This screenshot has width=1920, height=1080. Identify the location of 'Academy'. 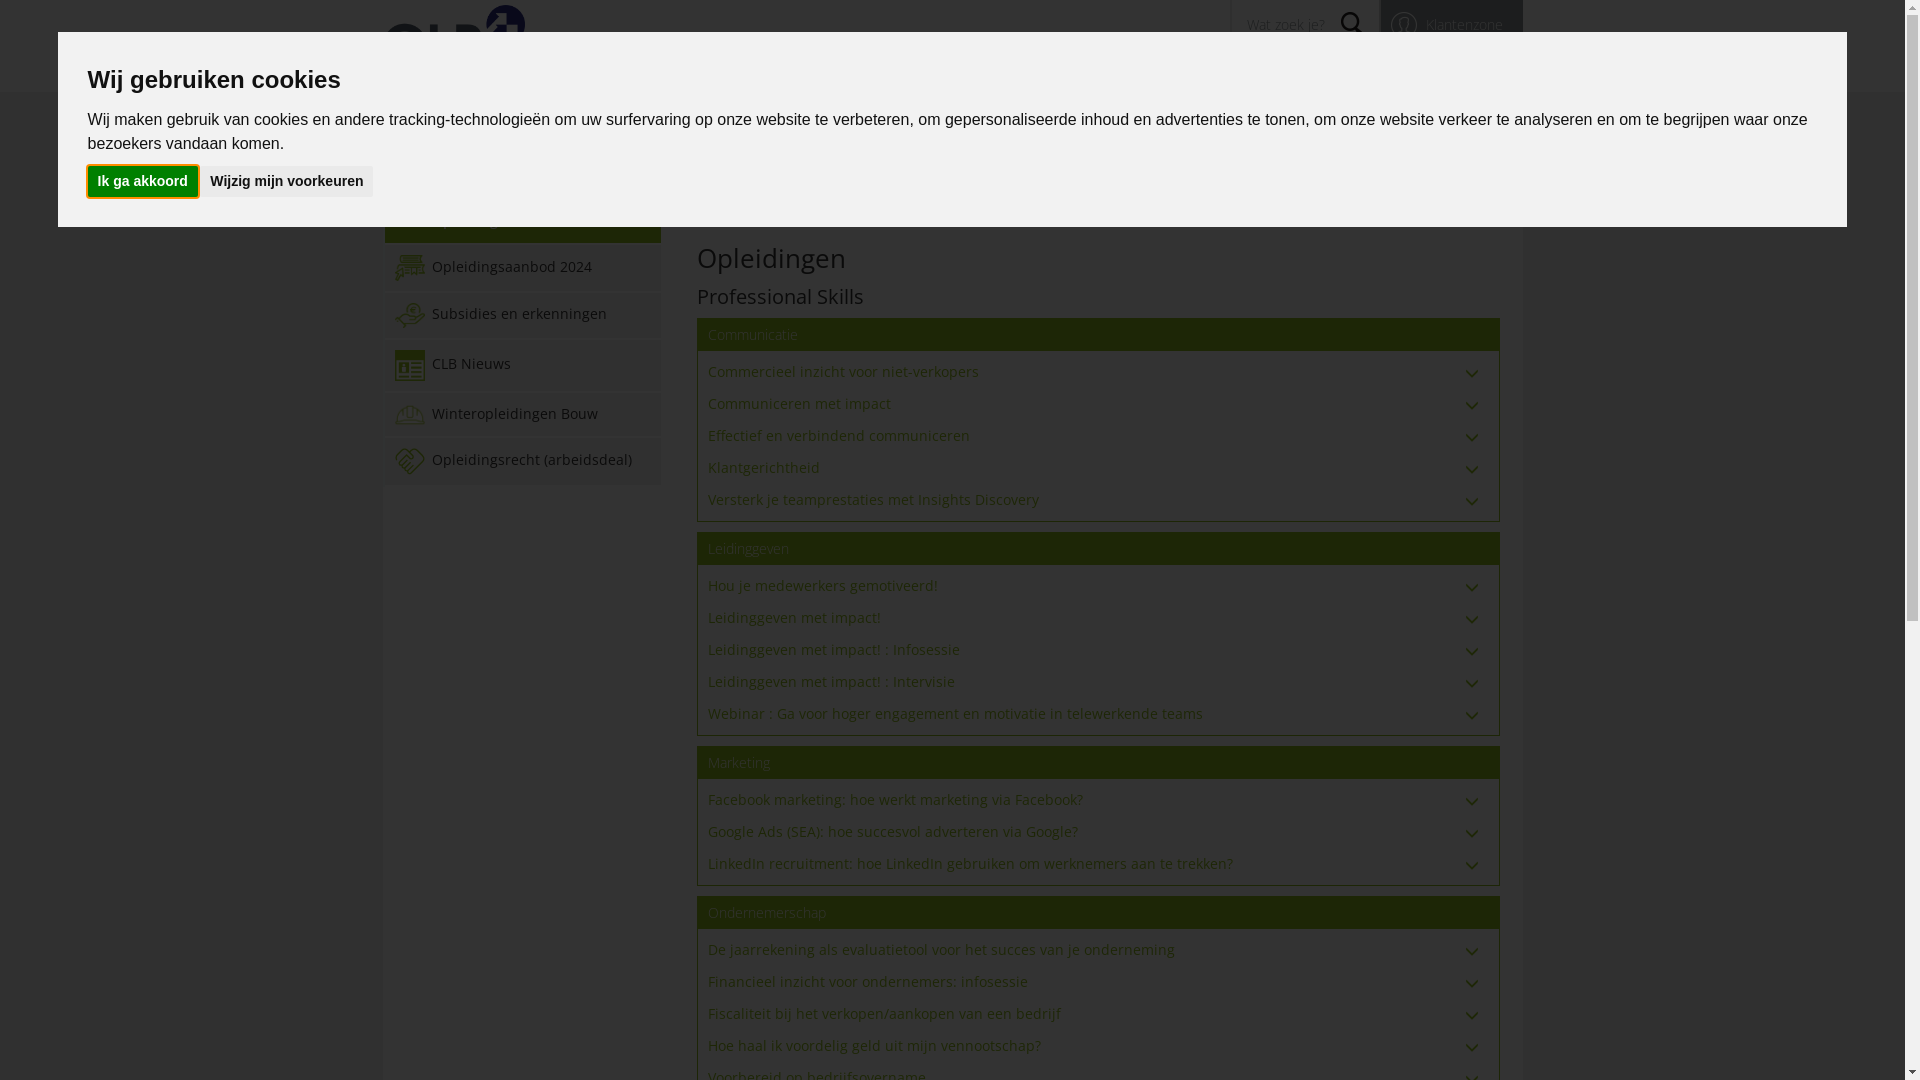
(504, 171).